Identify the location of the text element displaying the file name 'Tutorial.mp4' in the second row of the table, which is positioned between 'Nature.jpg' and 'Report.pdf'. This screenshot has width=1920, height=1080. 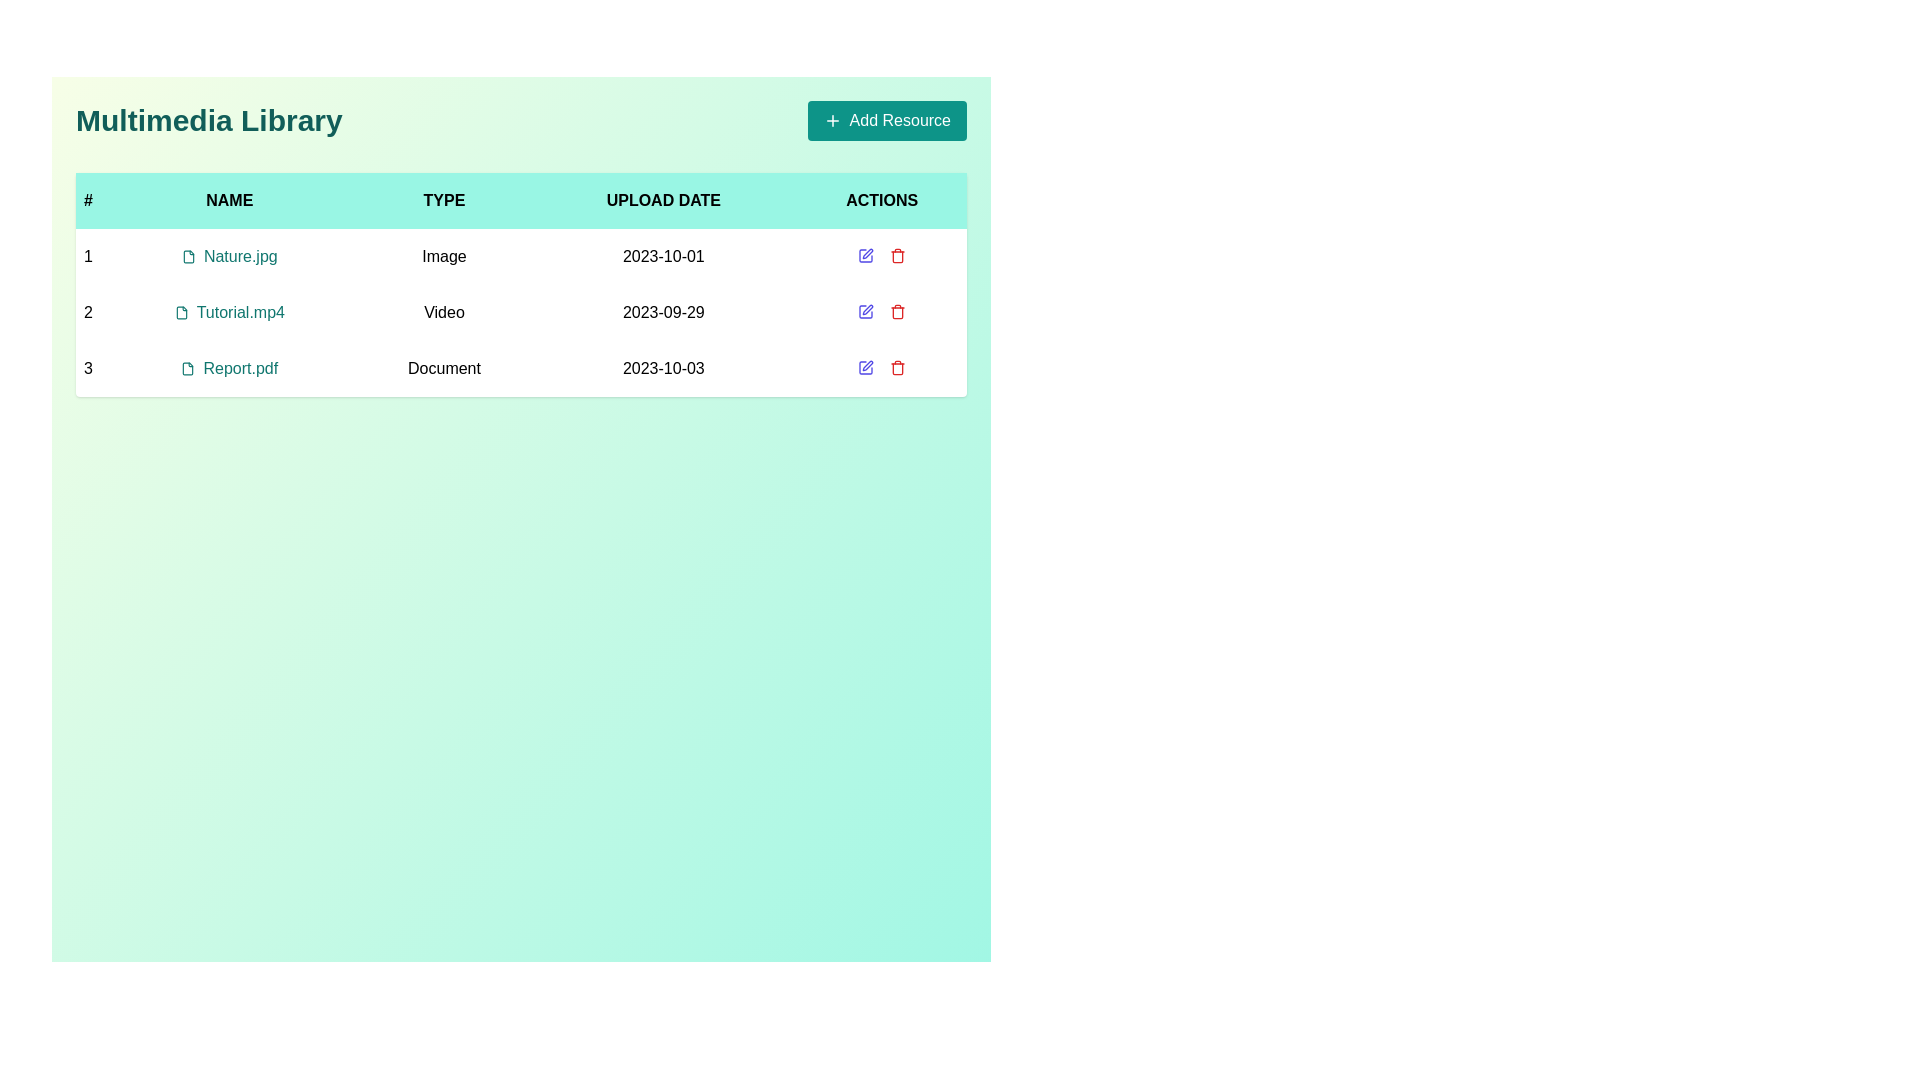
(229, 312).